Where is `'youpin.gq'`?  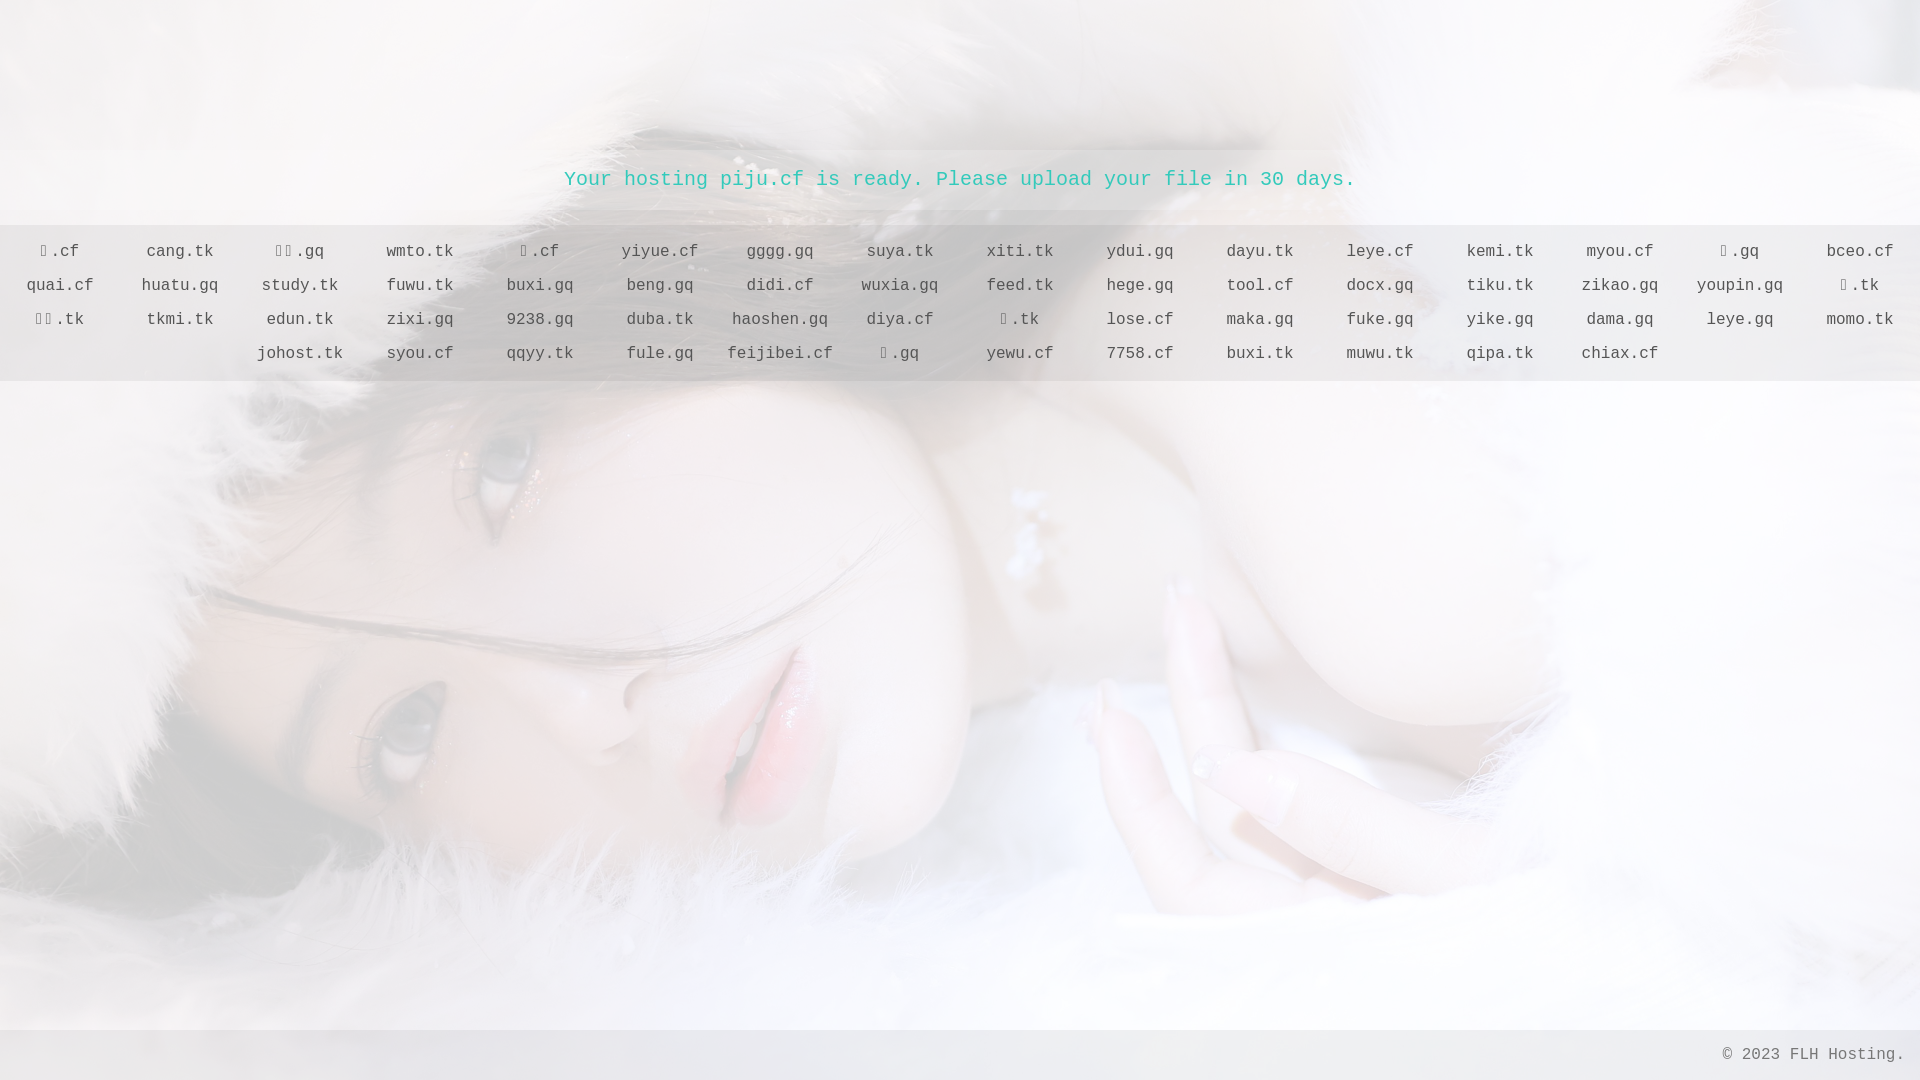 'youpin.gq' is located at coordinates (1738, 285).